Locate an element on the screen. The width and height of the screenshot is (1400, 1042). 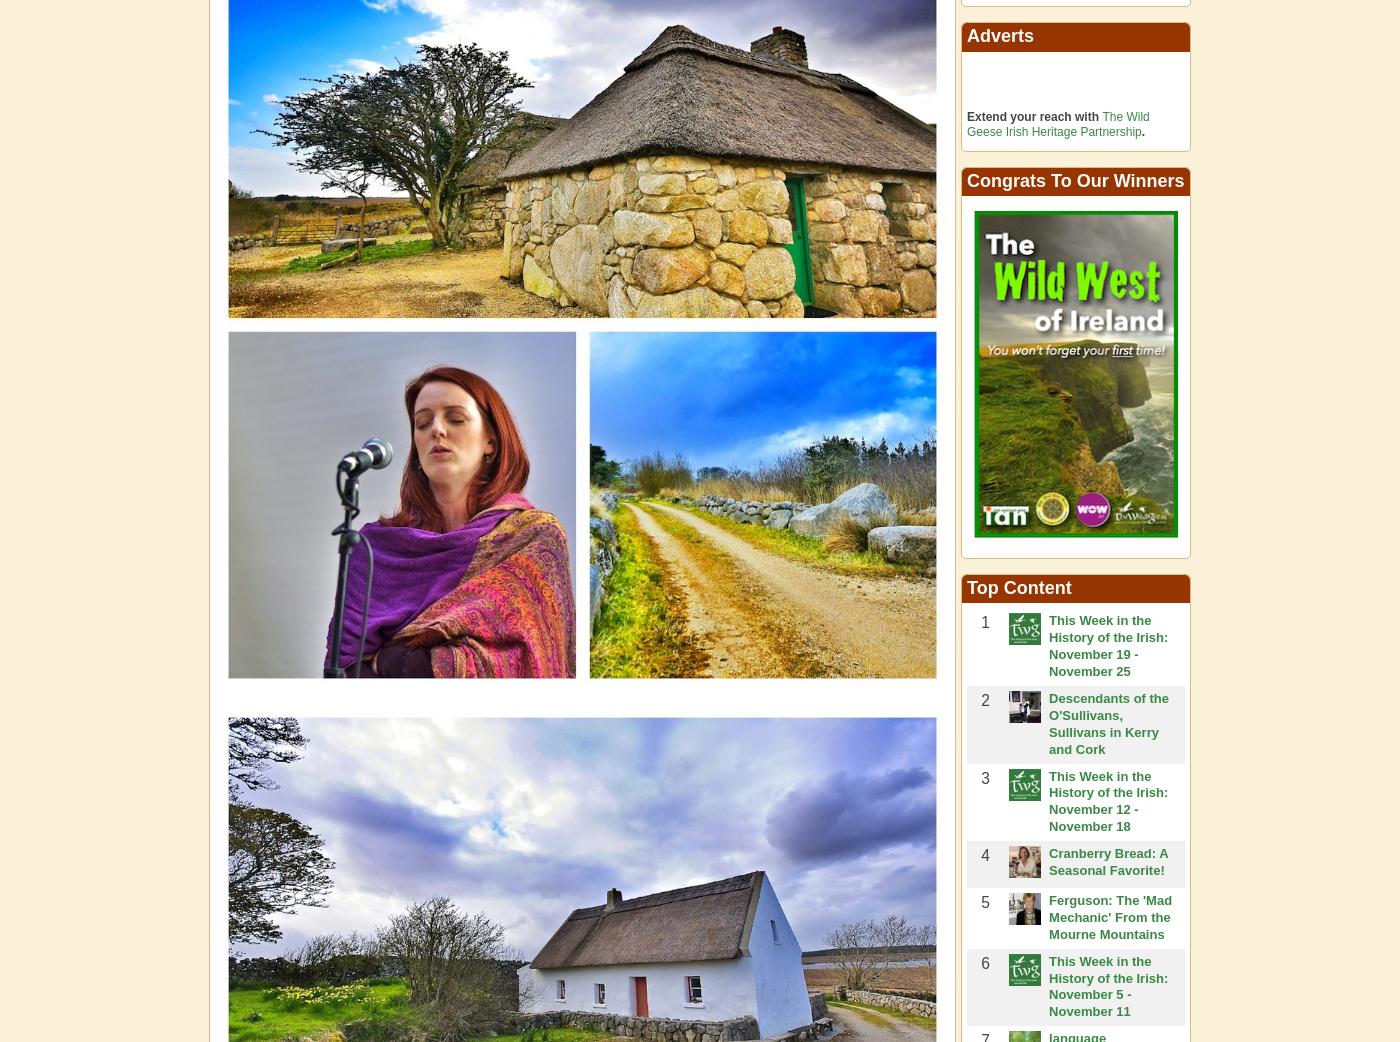
'This Week in the History of the Irish: November 12 - November 18' is located at coordinates (1108, 800).